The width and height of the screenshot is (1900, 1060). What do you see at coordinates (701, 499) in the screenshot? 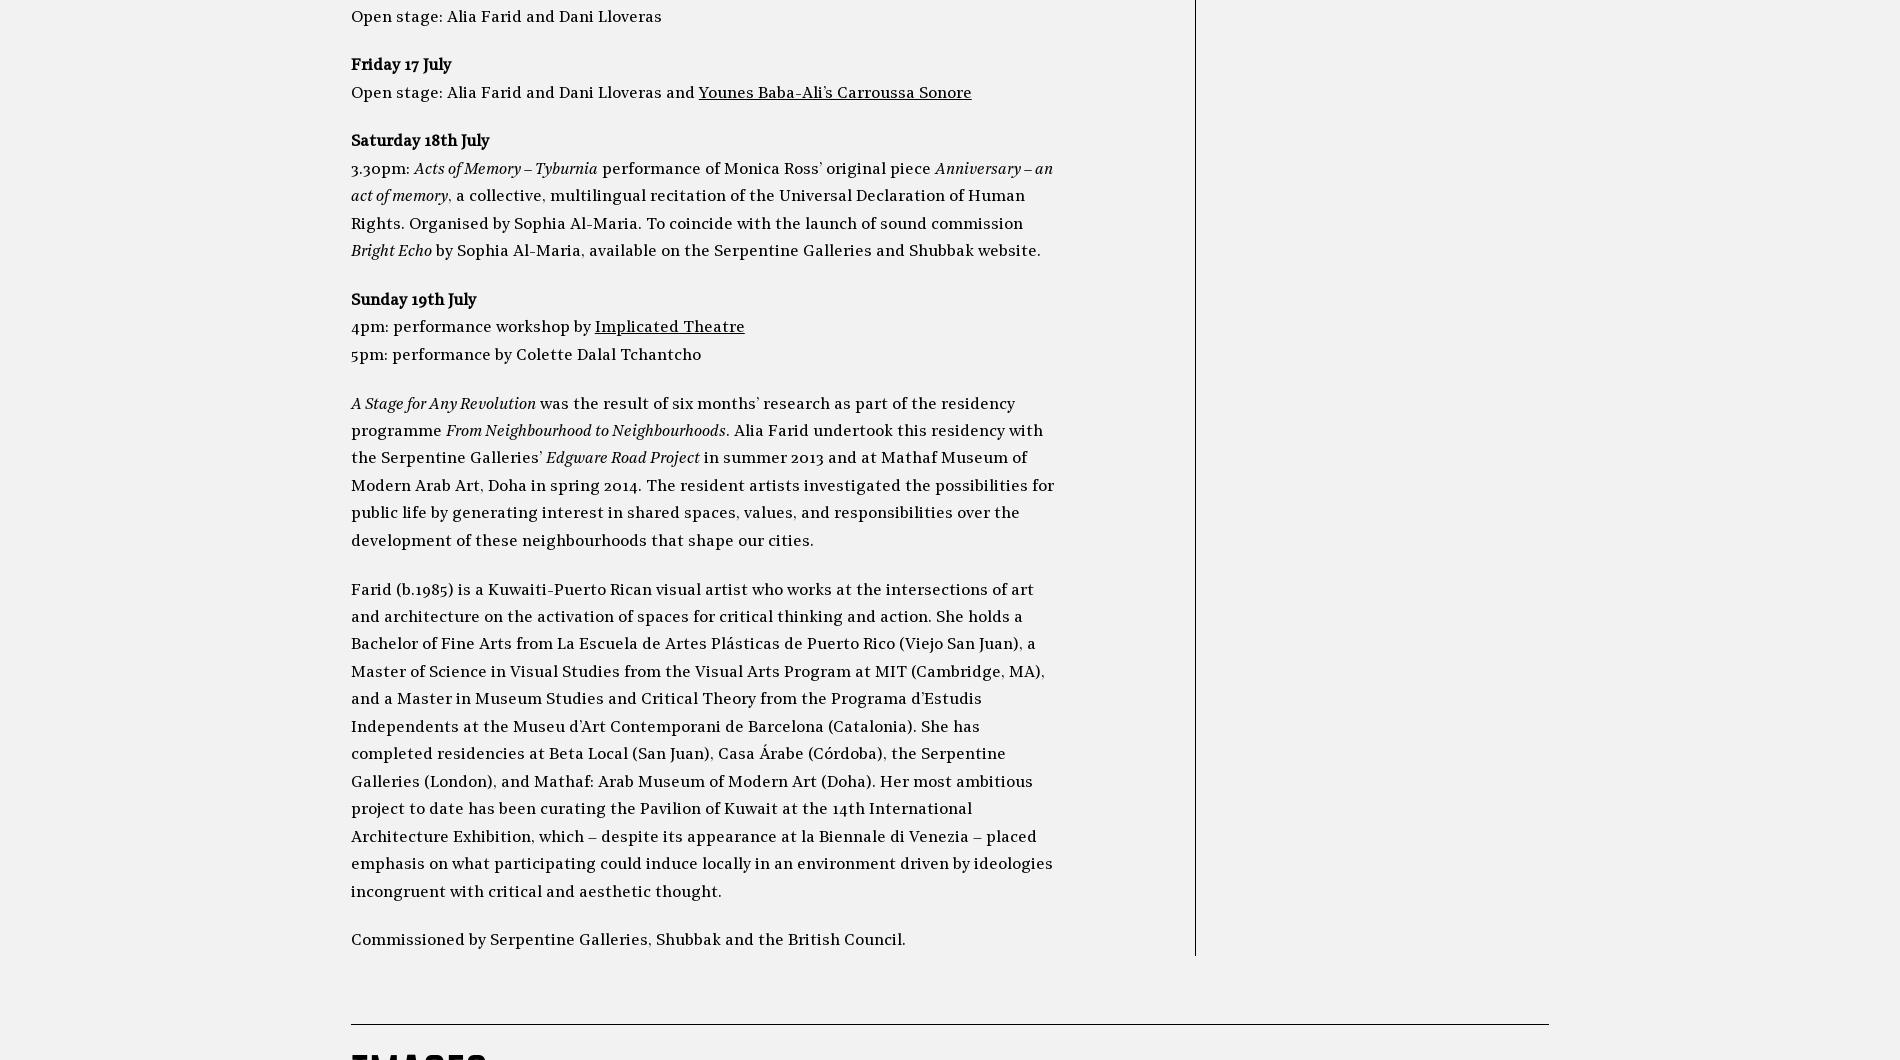
I see `'in summer 2013 and at Mathaf Museum of Modern Arab Art, Doha in spring 2014.  The resident artists investigated the possibilities for public life by generating interest in shared spaces, values, and responsibilities over the development of these neighbourhoods that shape our cities.'` at bounding box center [701, 499].